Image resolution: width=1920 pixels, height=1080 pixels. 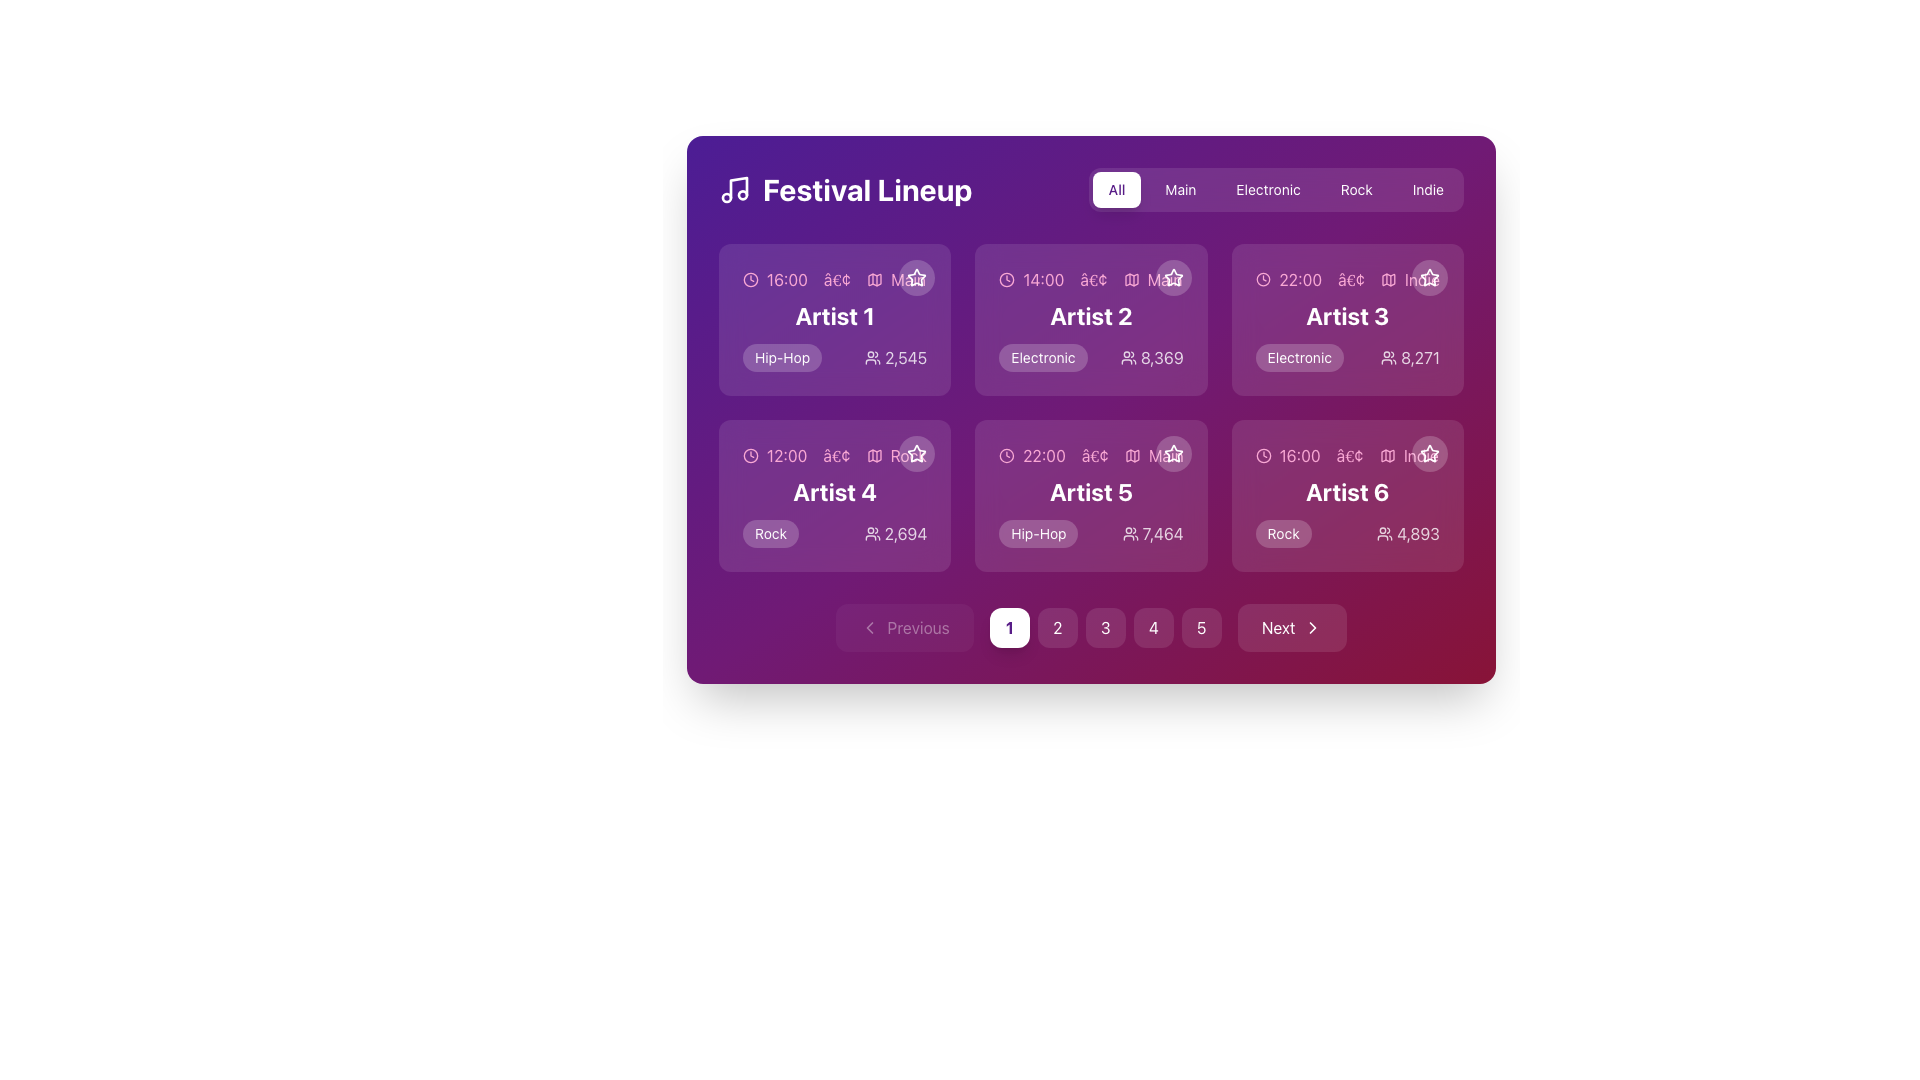 What do you see at coordinates (874, 455) in the screenshot?
I see `the small map icon located in the bottom-left corner of the card for 'Artist 4' in the festival lineup grid` at bounding box center [874, 455].